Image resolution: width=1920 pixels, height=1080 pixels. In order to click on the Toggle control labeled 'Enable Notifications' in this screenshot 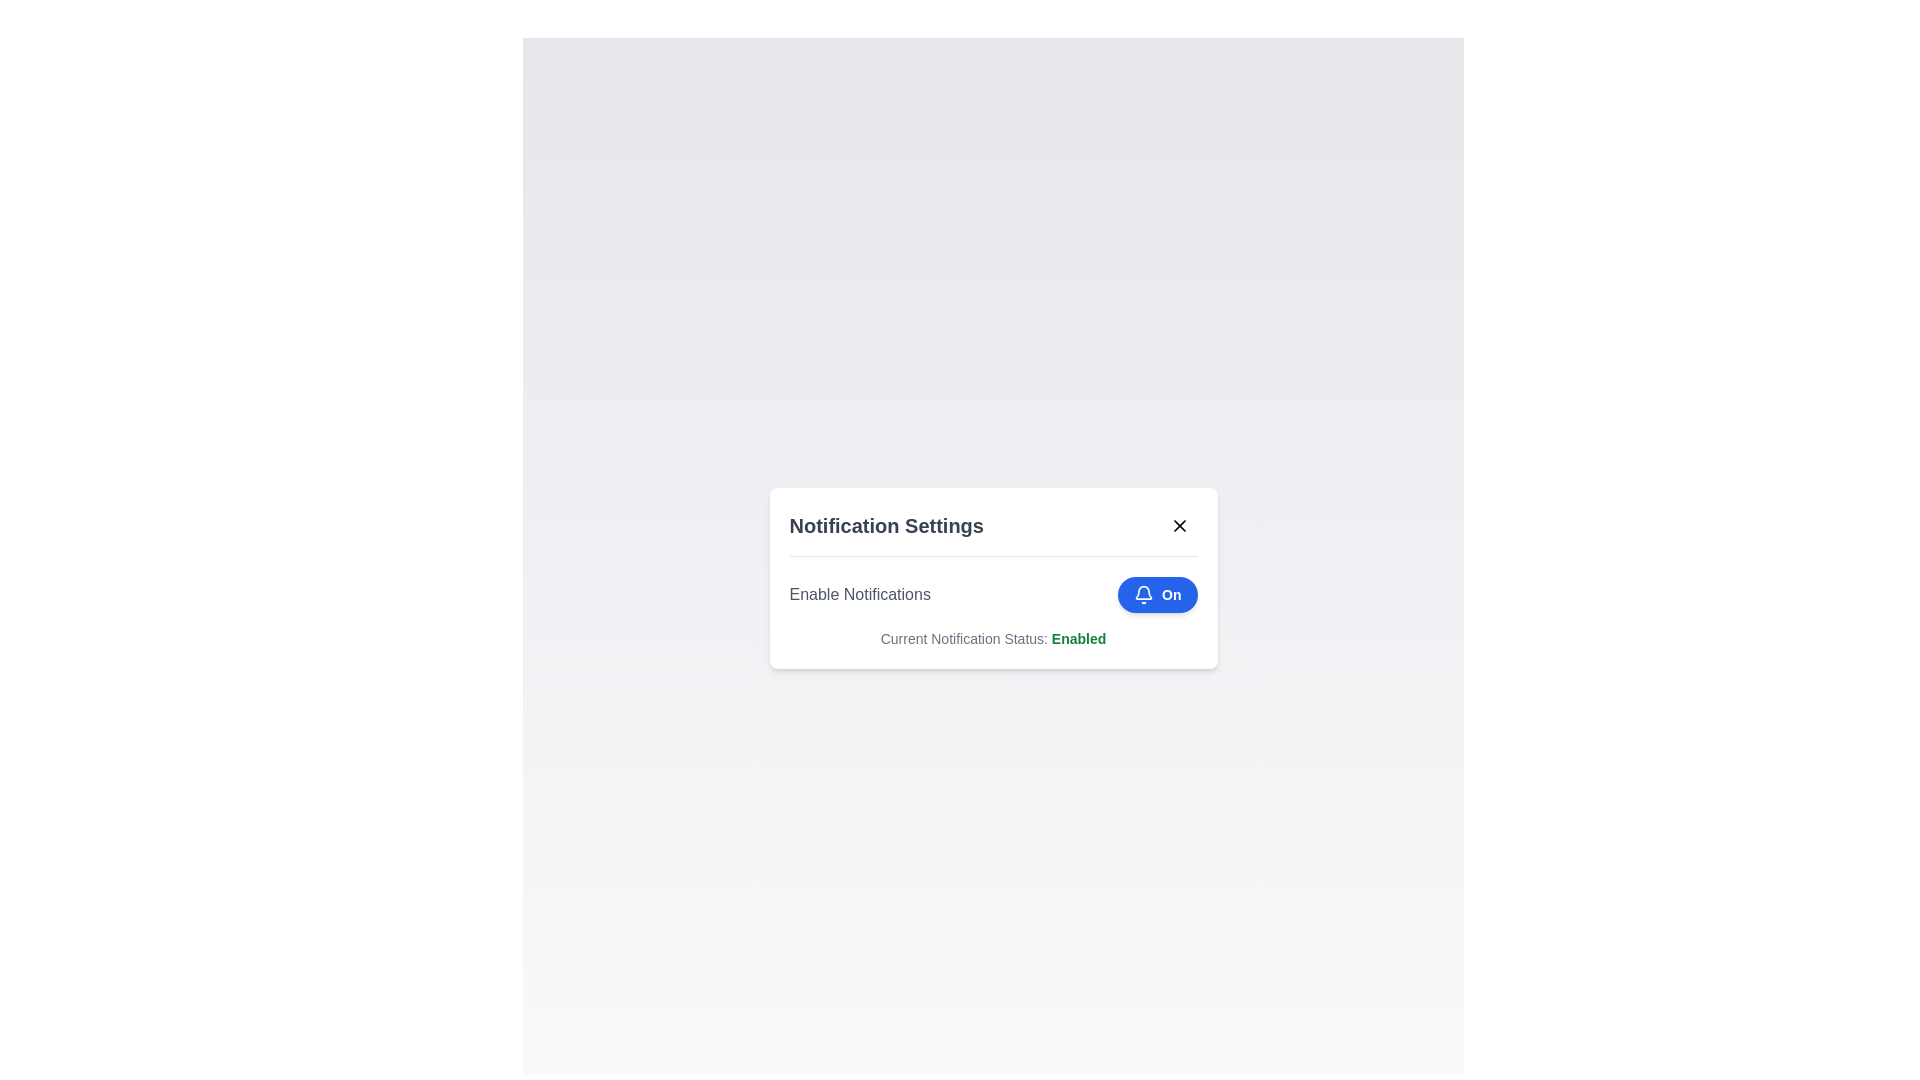, I will do `click(993, 593)`.